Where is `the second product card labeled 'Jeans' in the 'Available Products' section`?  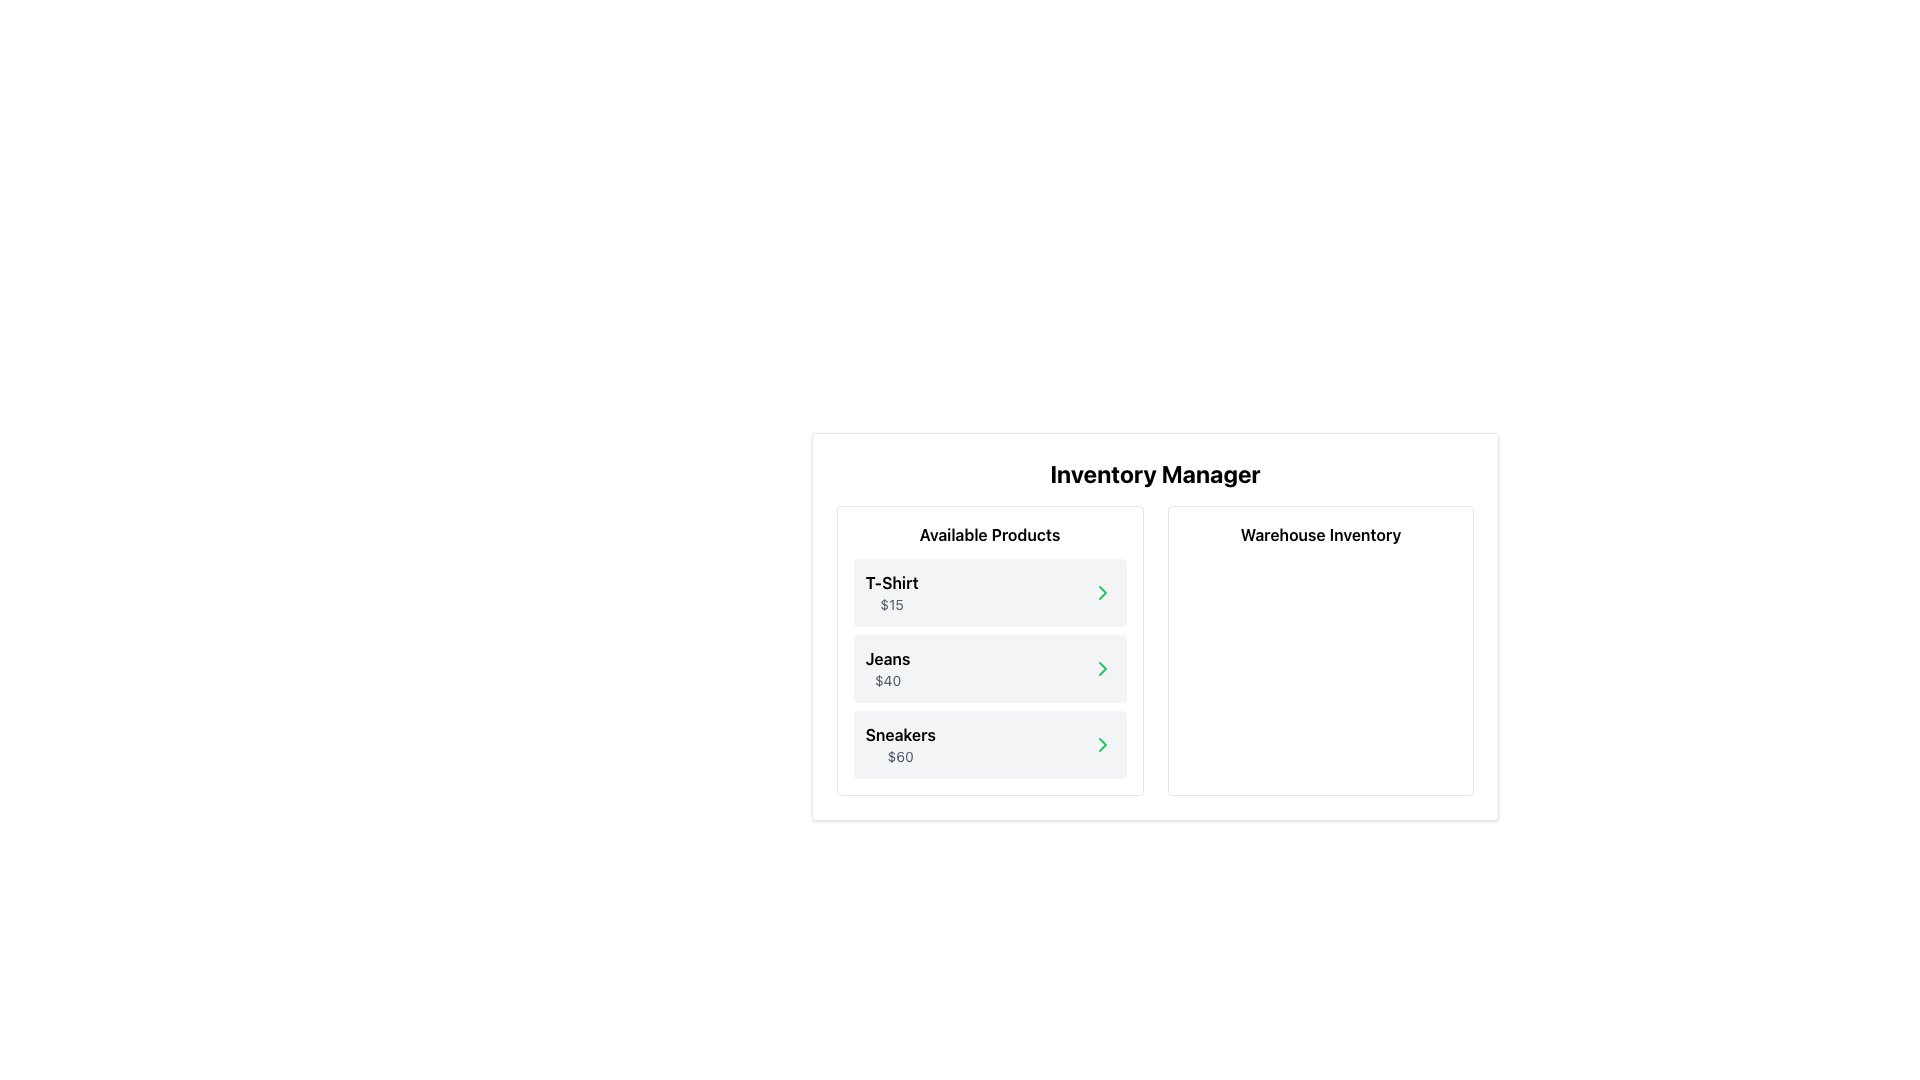
the second product card labeled 'Jeans' in the 'Available Products' section is located at coordinates (990, 651).